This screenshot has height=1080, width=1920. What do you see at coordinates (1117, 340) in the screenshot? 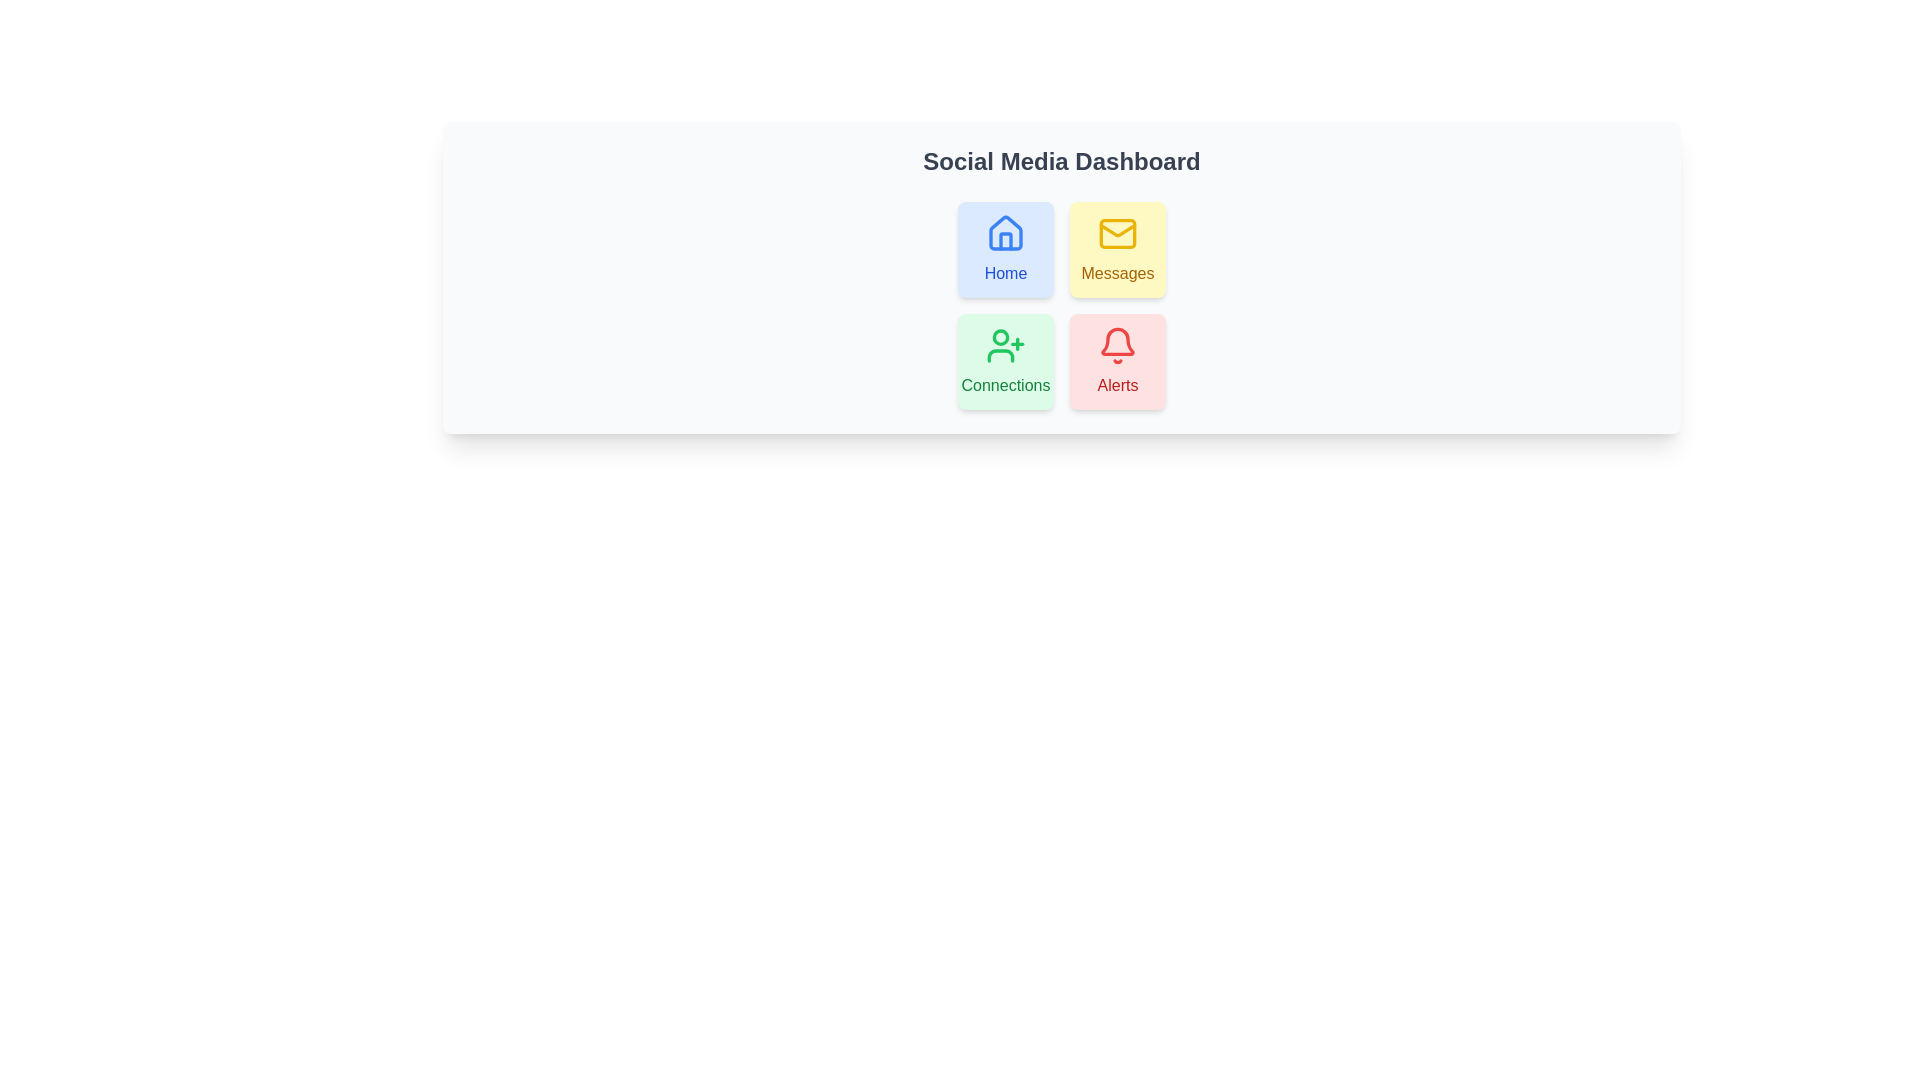
I see `the red bell-shaped icon within the 'Alerts' tile located in the bottom-right corner of the interface` at bounding box center [1117, 340].